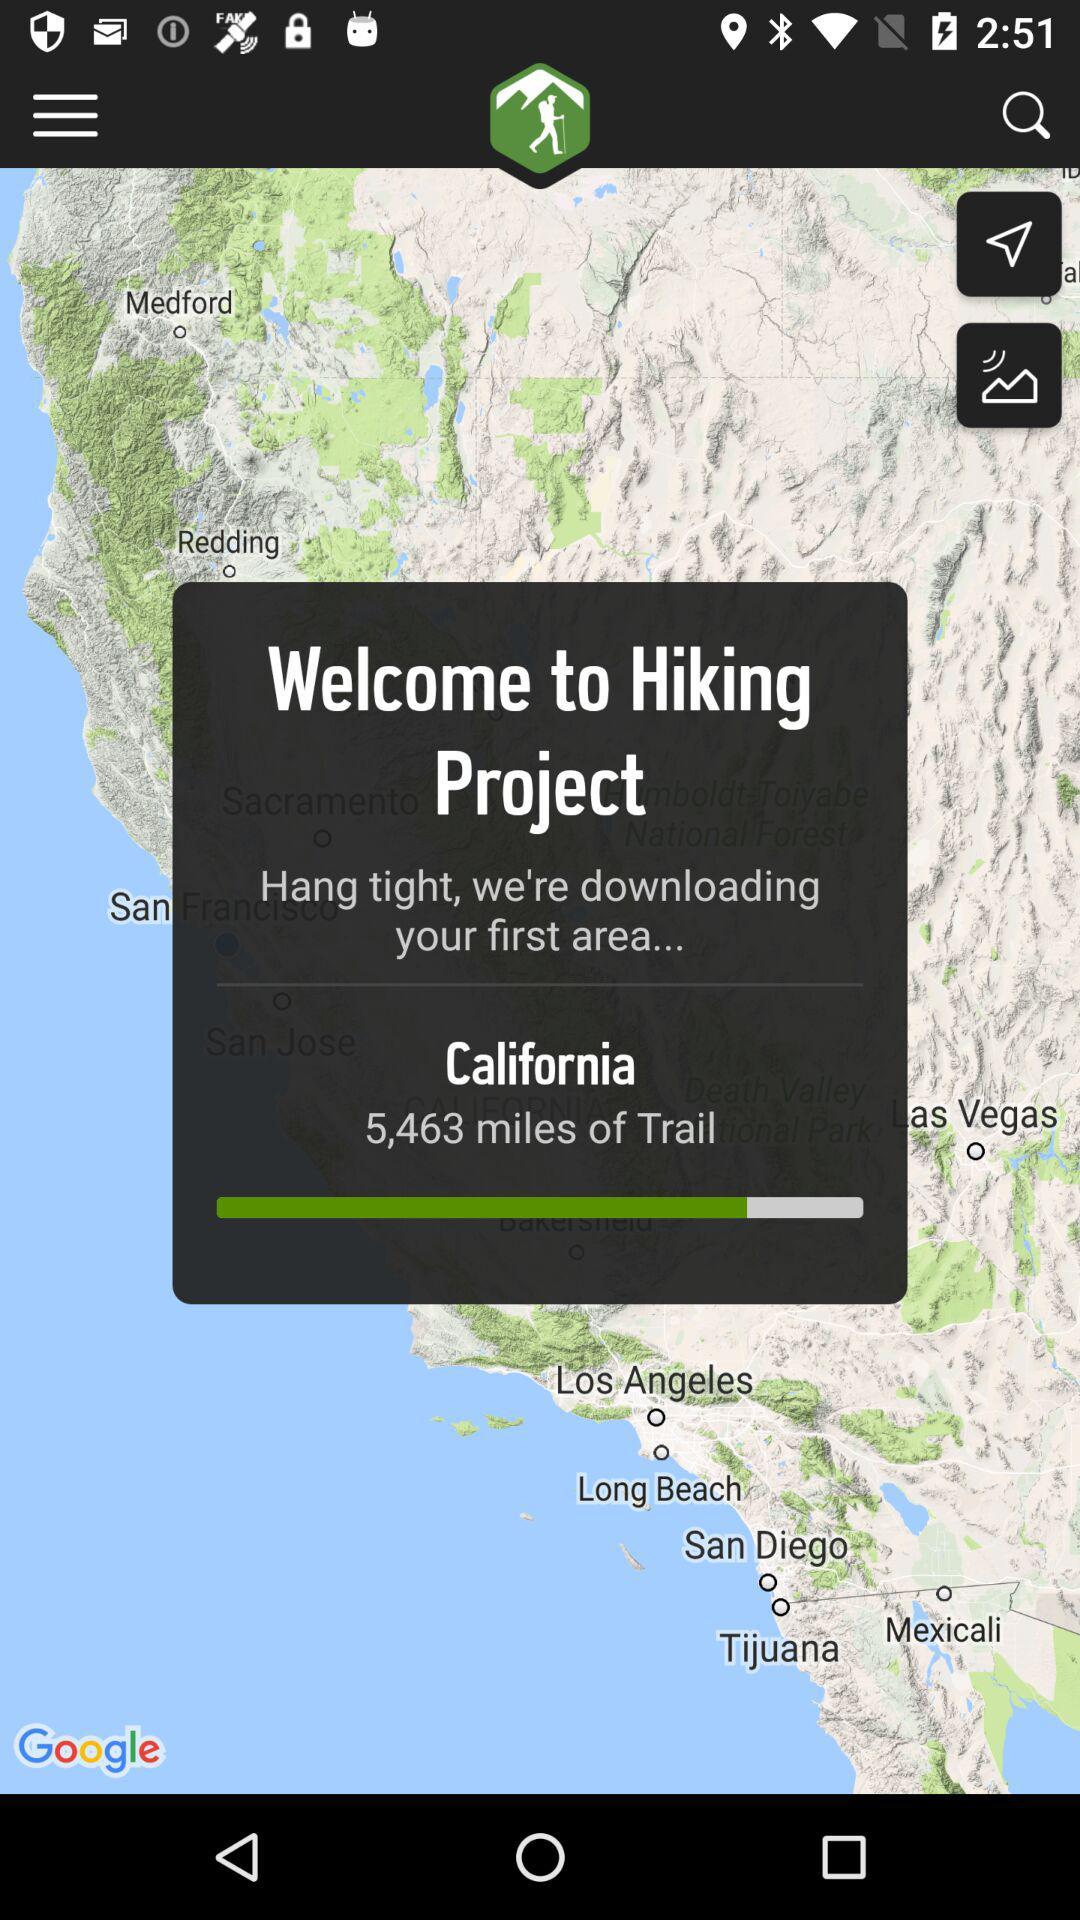  I want to click on search more projects, so click(1026, 114).